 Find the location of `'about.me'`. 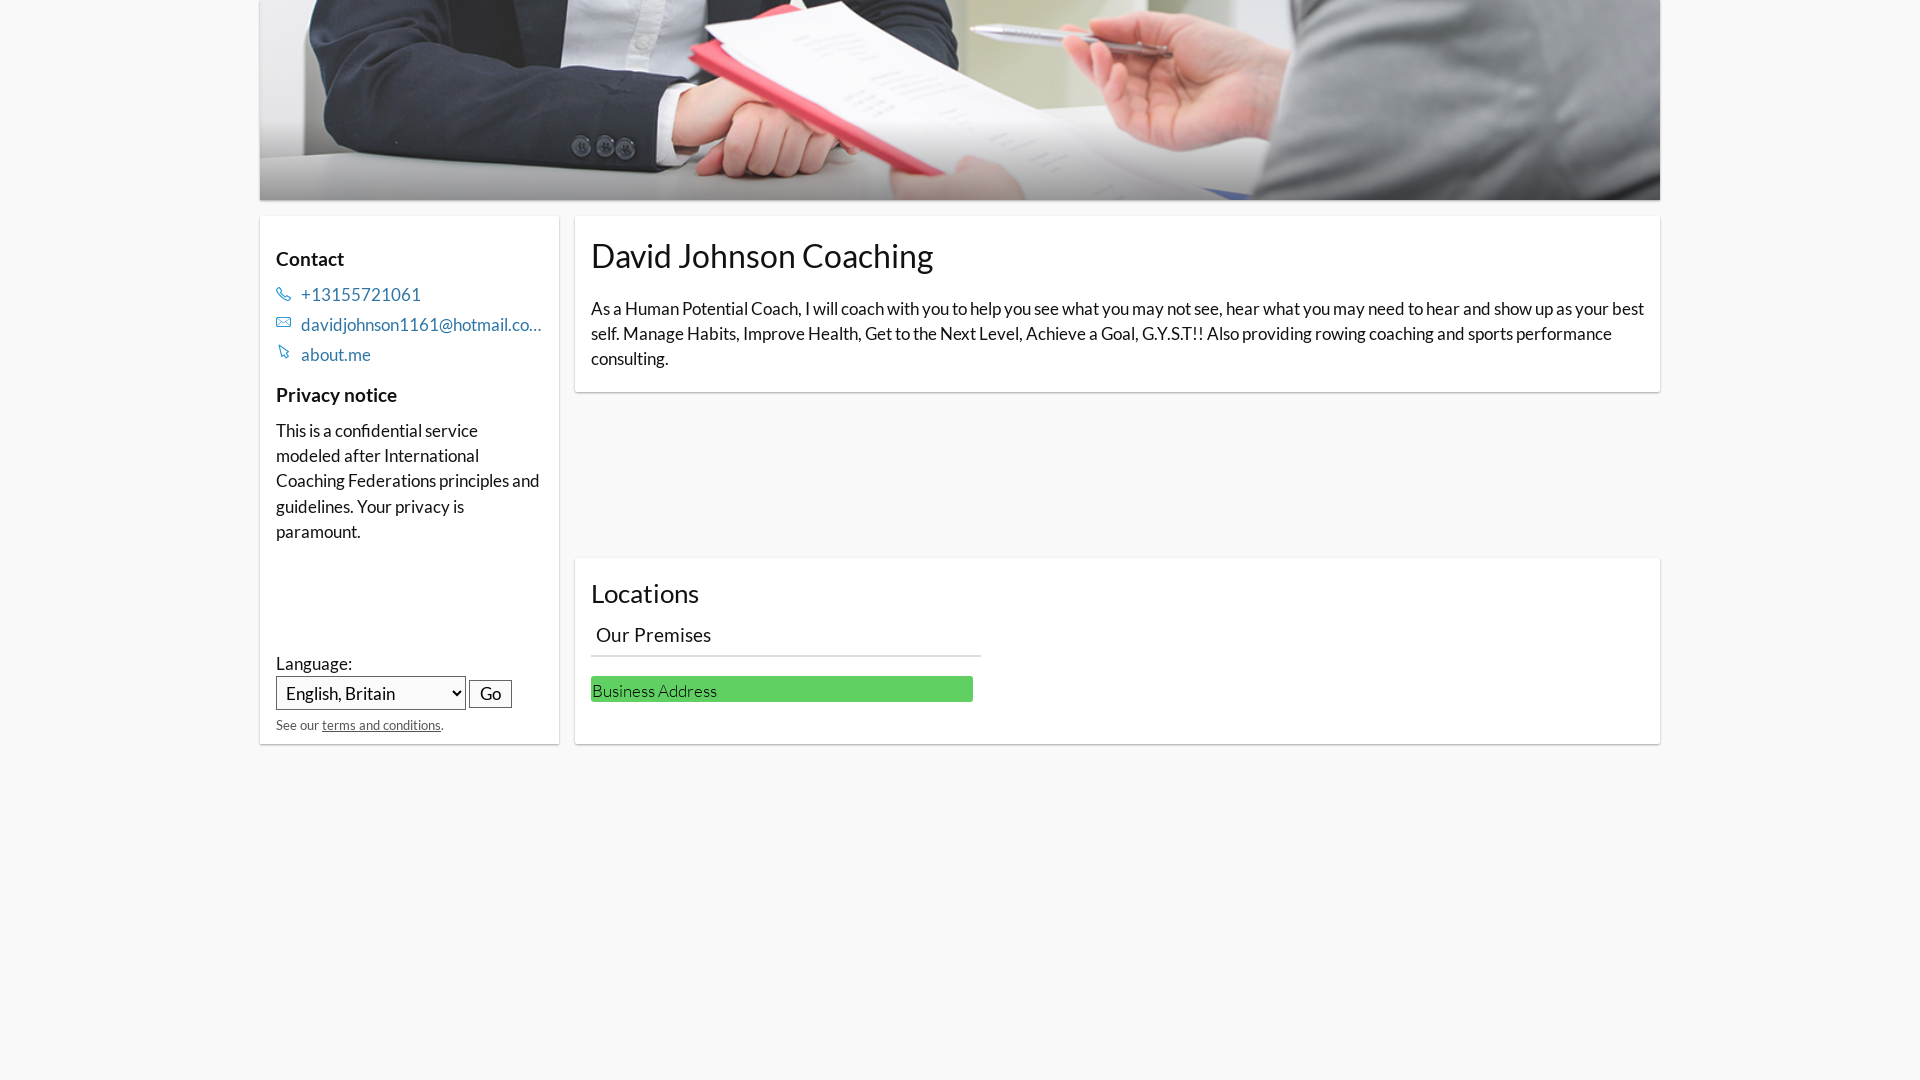

'about.me' is located at coordinates (421, 353).